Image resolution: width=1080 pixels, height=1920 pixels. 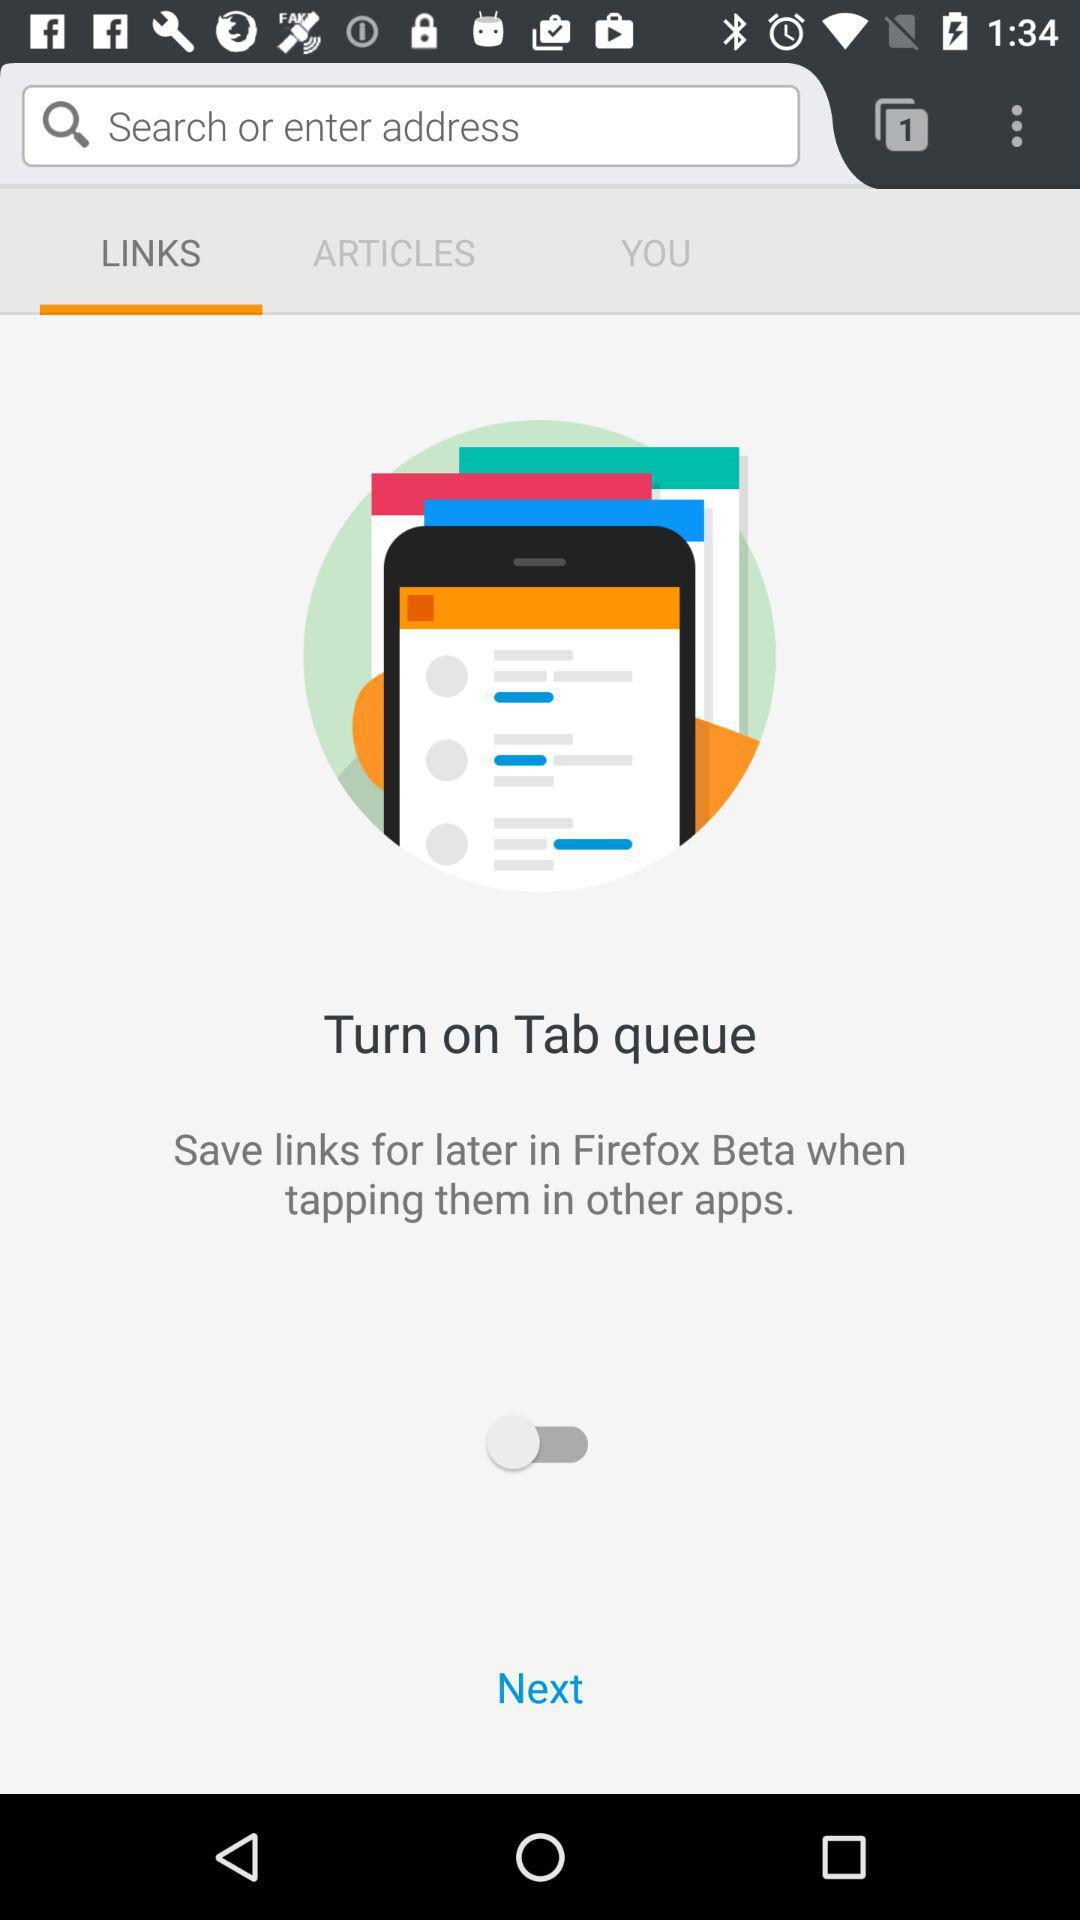 I want to click on the text below turn on tab queue, so click(x=279, y=1253).